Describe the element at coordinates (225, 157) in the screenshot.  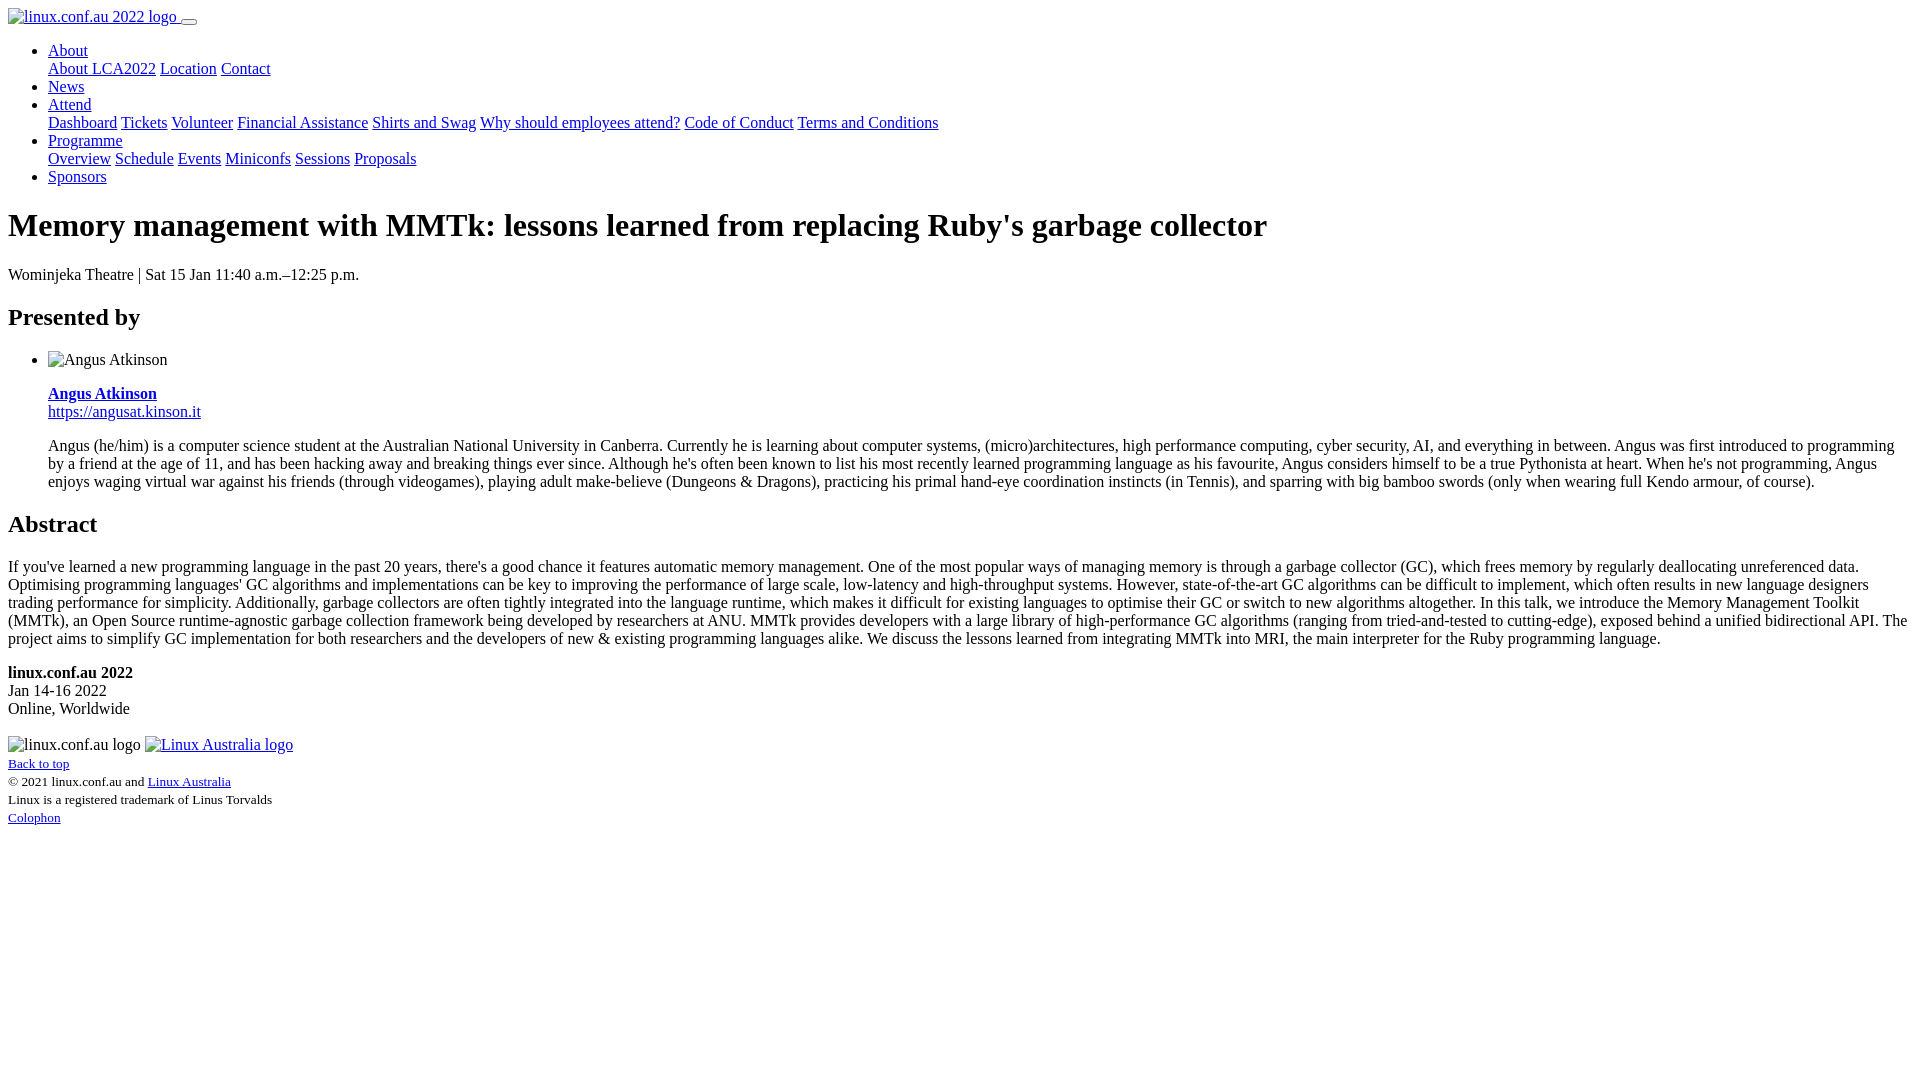
I see `'Miniconfs'` at that location.